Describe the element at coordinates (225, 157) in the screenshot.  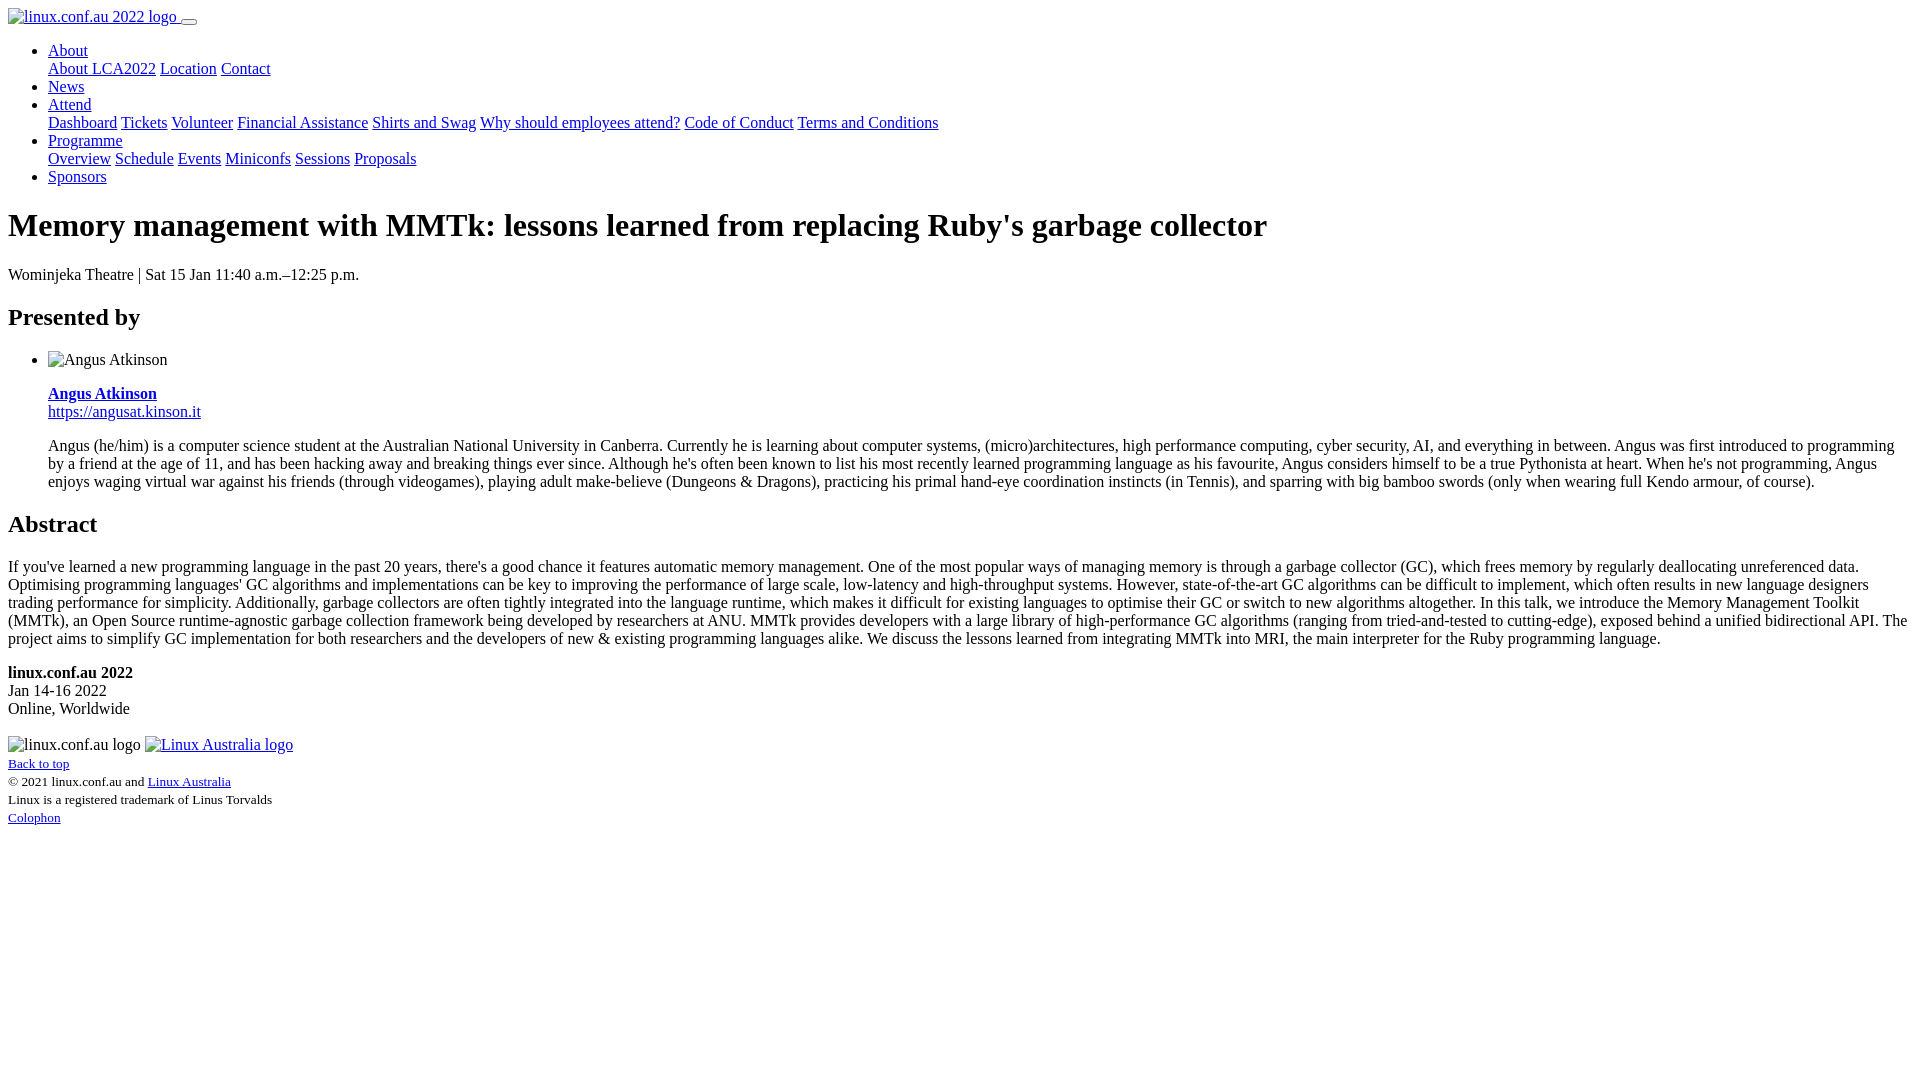
I see `'Miniconfs'` at that location.